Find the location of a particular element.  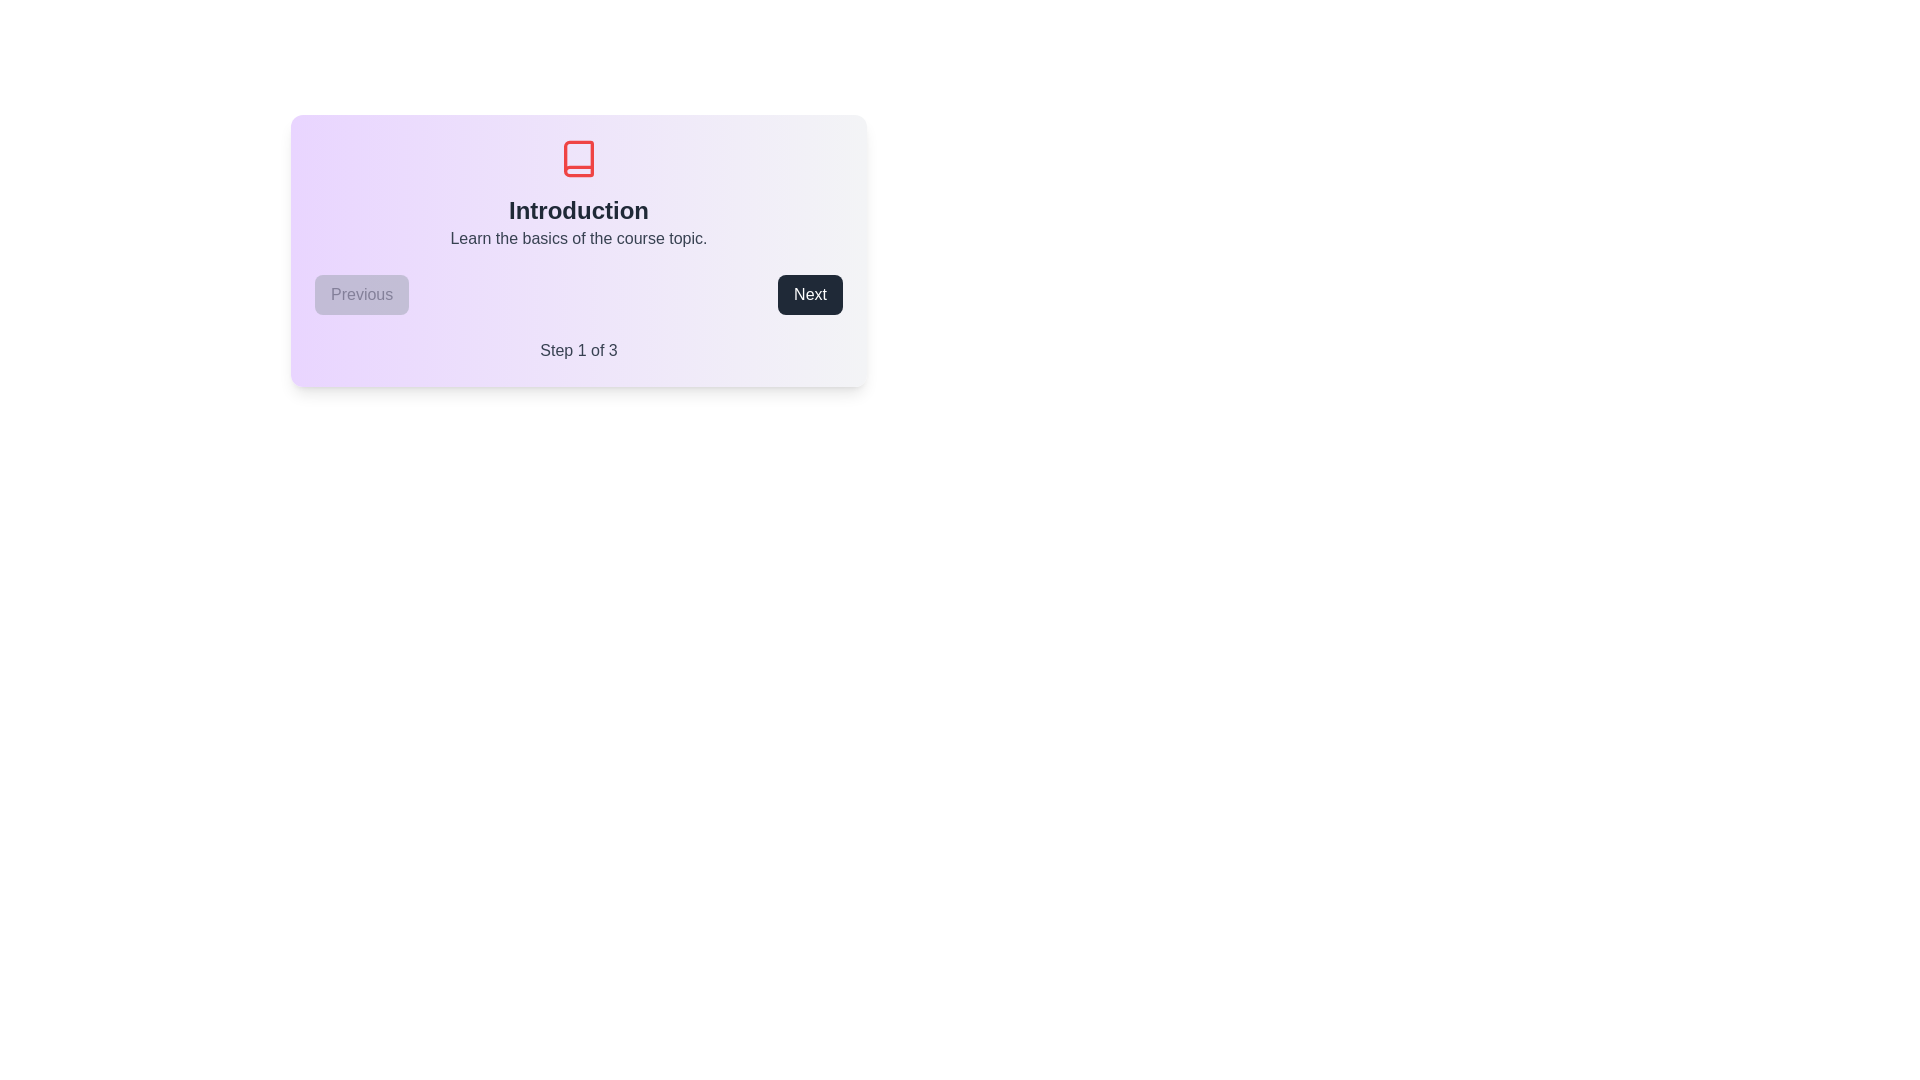

the 'Next' button to navigate to the next step is located at coordinates (810, 294).